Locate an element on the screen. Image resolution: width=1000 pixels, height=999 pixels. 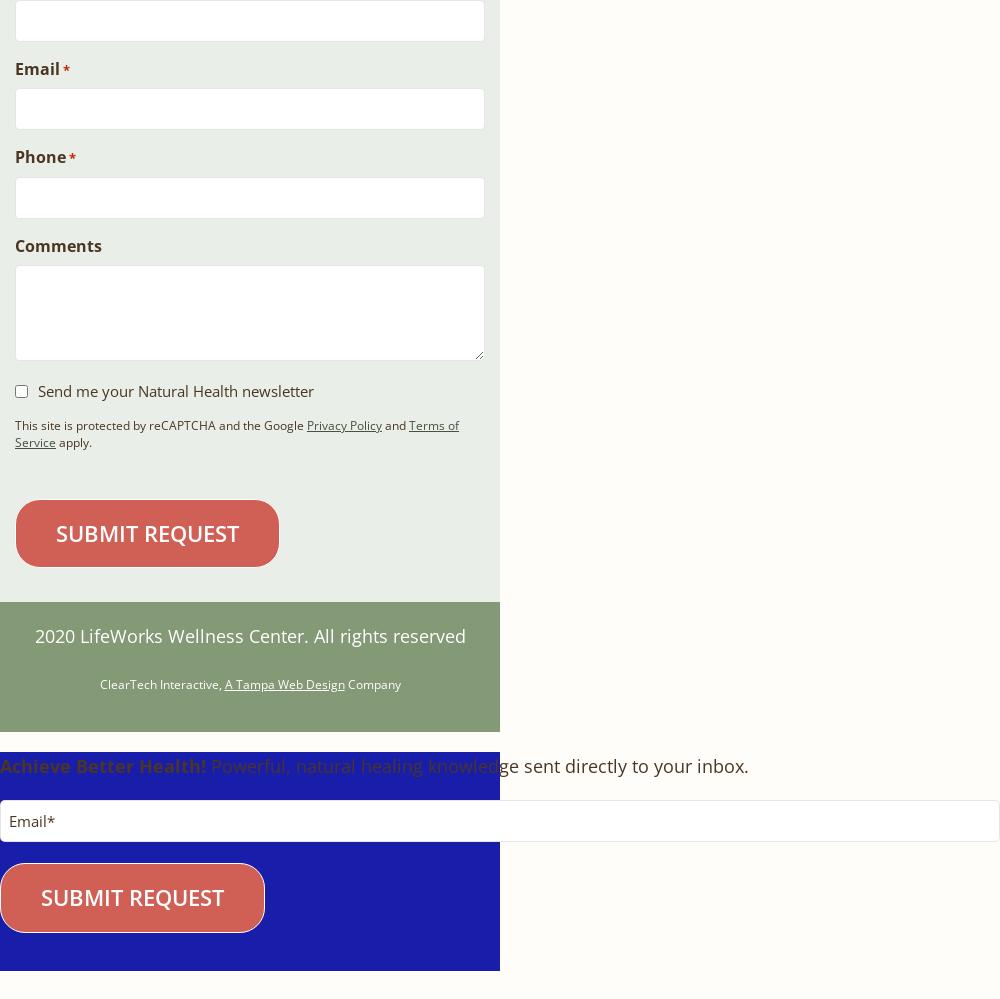
'Company' is located at coordinates (371, 683).